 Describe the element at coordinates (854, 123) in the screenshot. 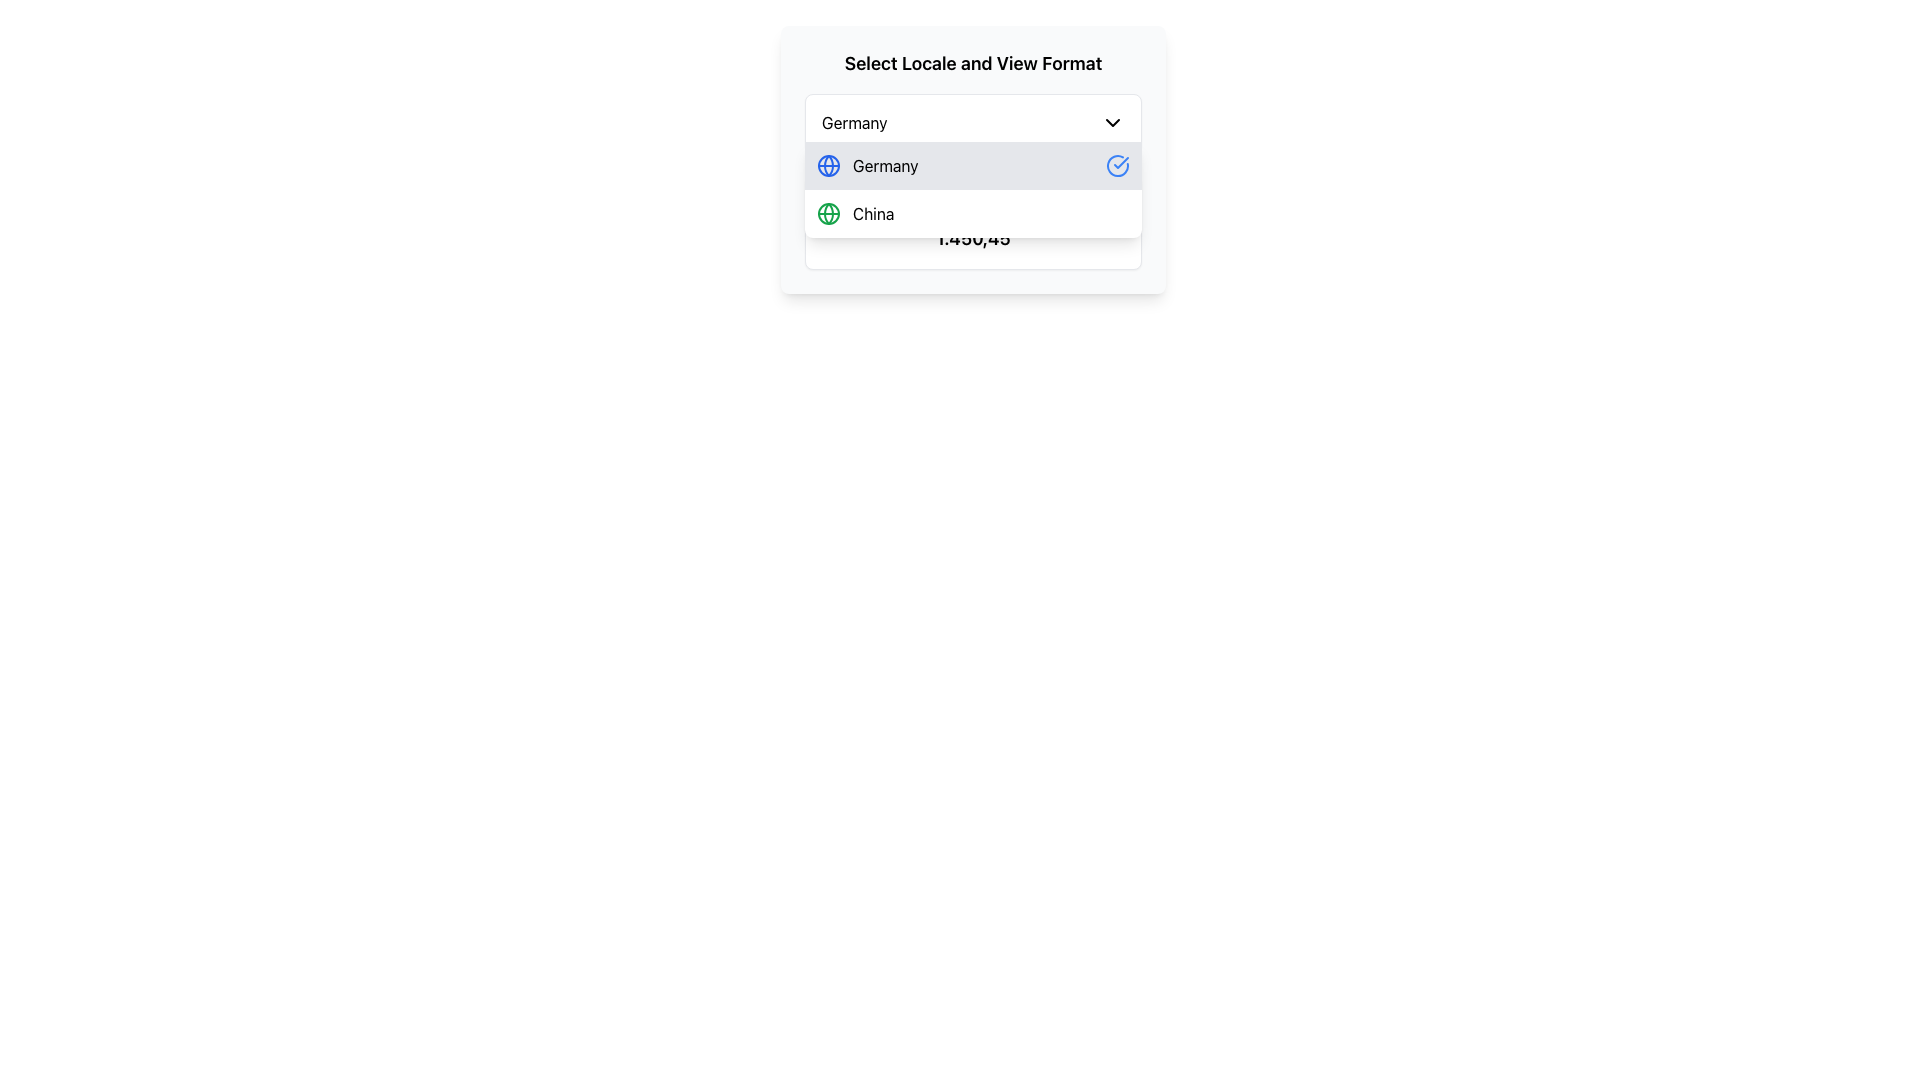

I see `the text 'Germany' in the dropdown menu` at that location.